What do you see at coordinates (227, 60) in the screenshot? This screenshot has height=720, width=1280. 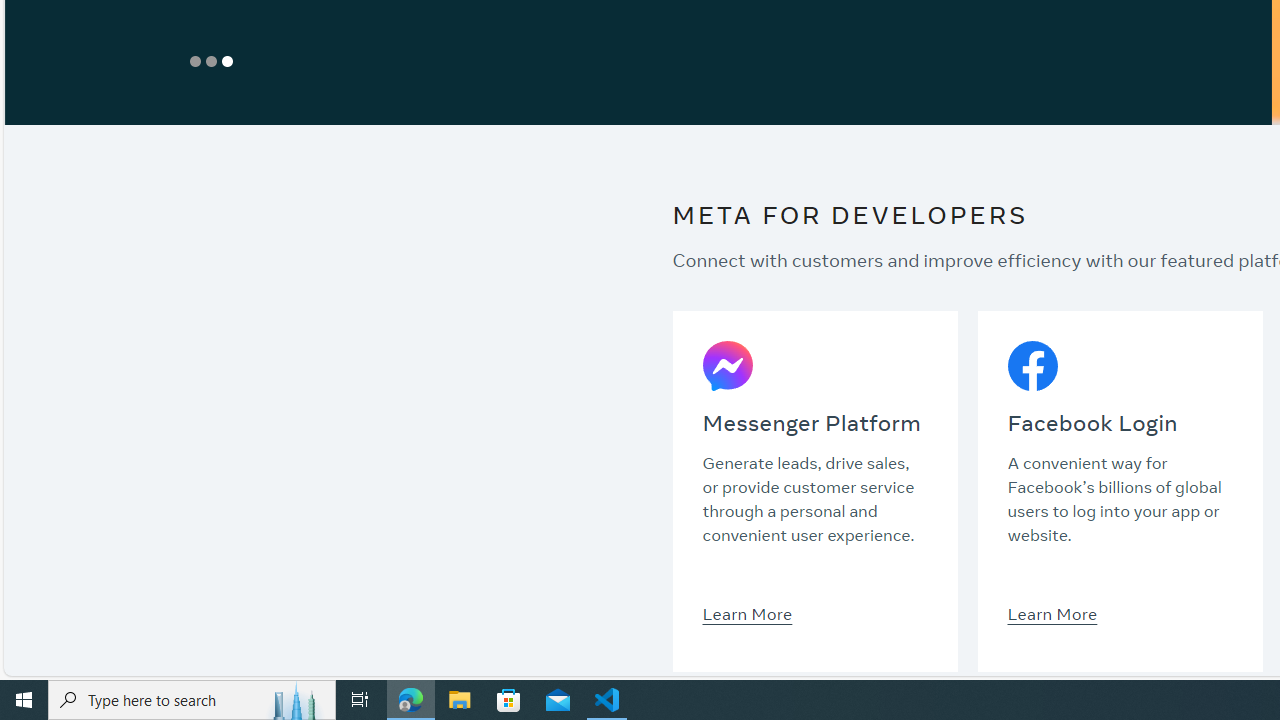 I see `'Show Slide 3'` at bounding box center [227, 60].